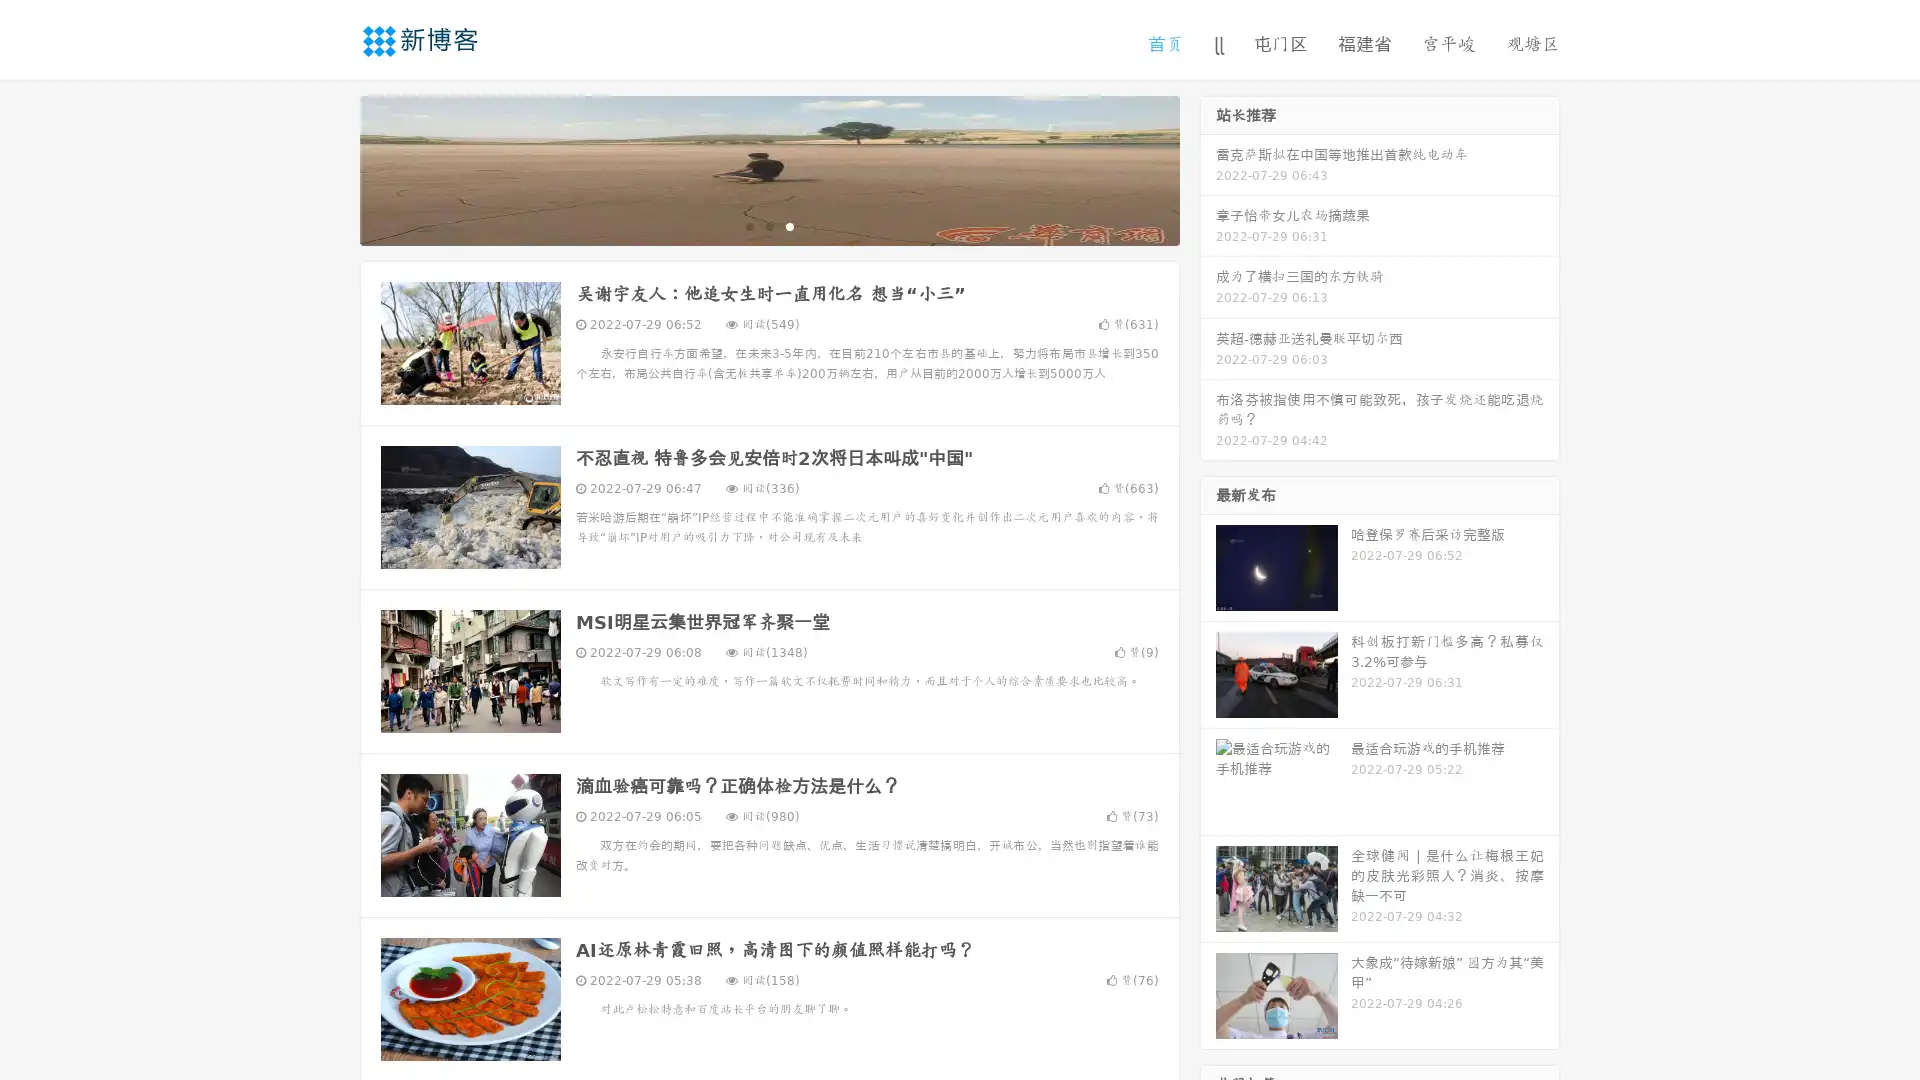 The image size is (1920, 1080). I want to click on Previous slide, so click(330, 168).